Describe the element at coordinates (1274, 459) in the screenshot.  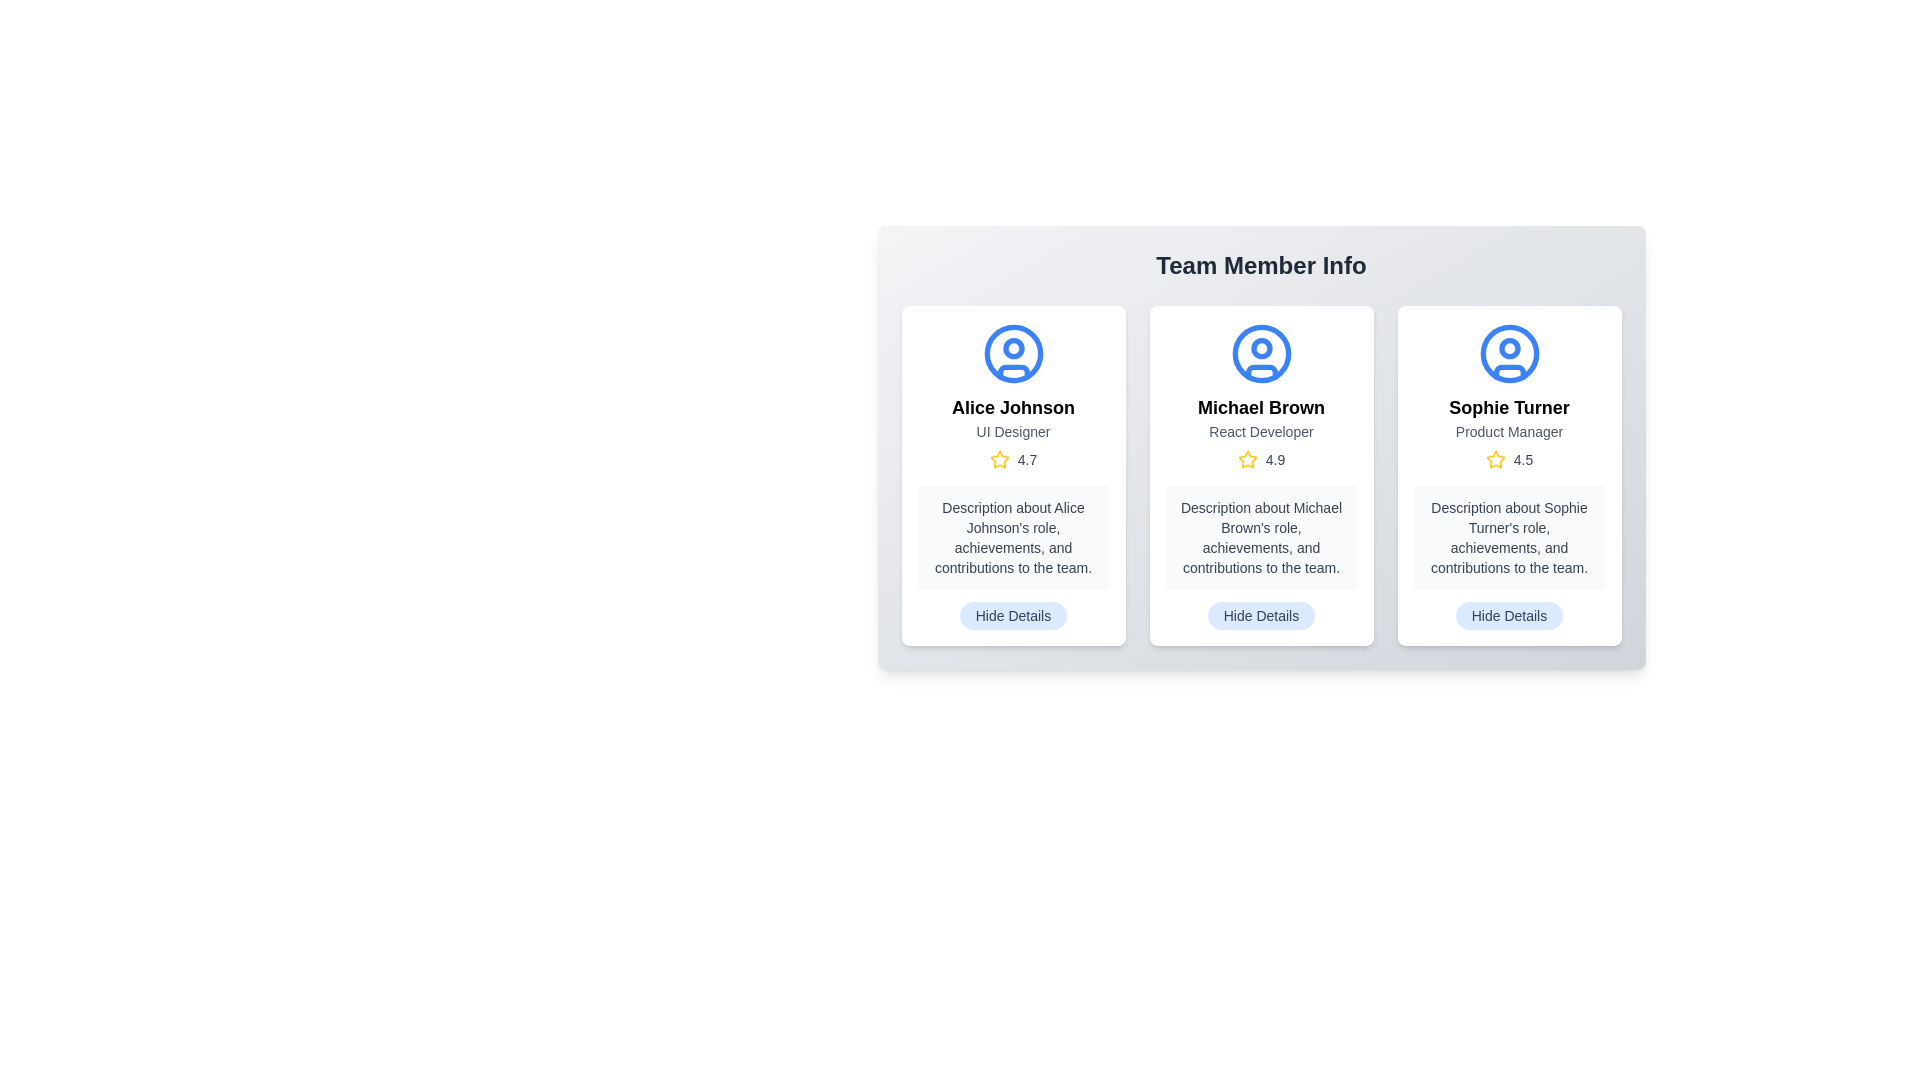
I see `the Text Label displaying the numeric text '4.9' in gray color, which is located to the right of a yellow star icon in the card for Michael Brown` at that location.